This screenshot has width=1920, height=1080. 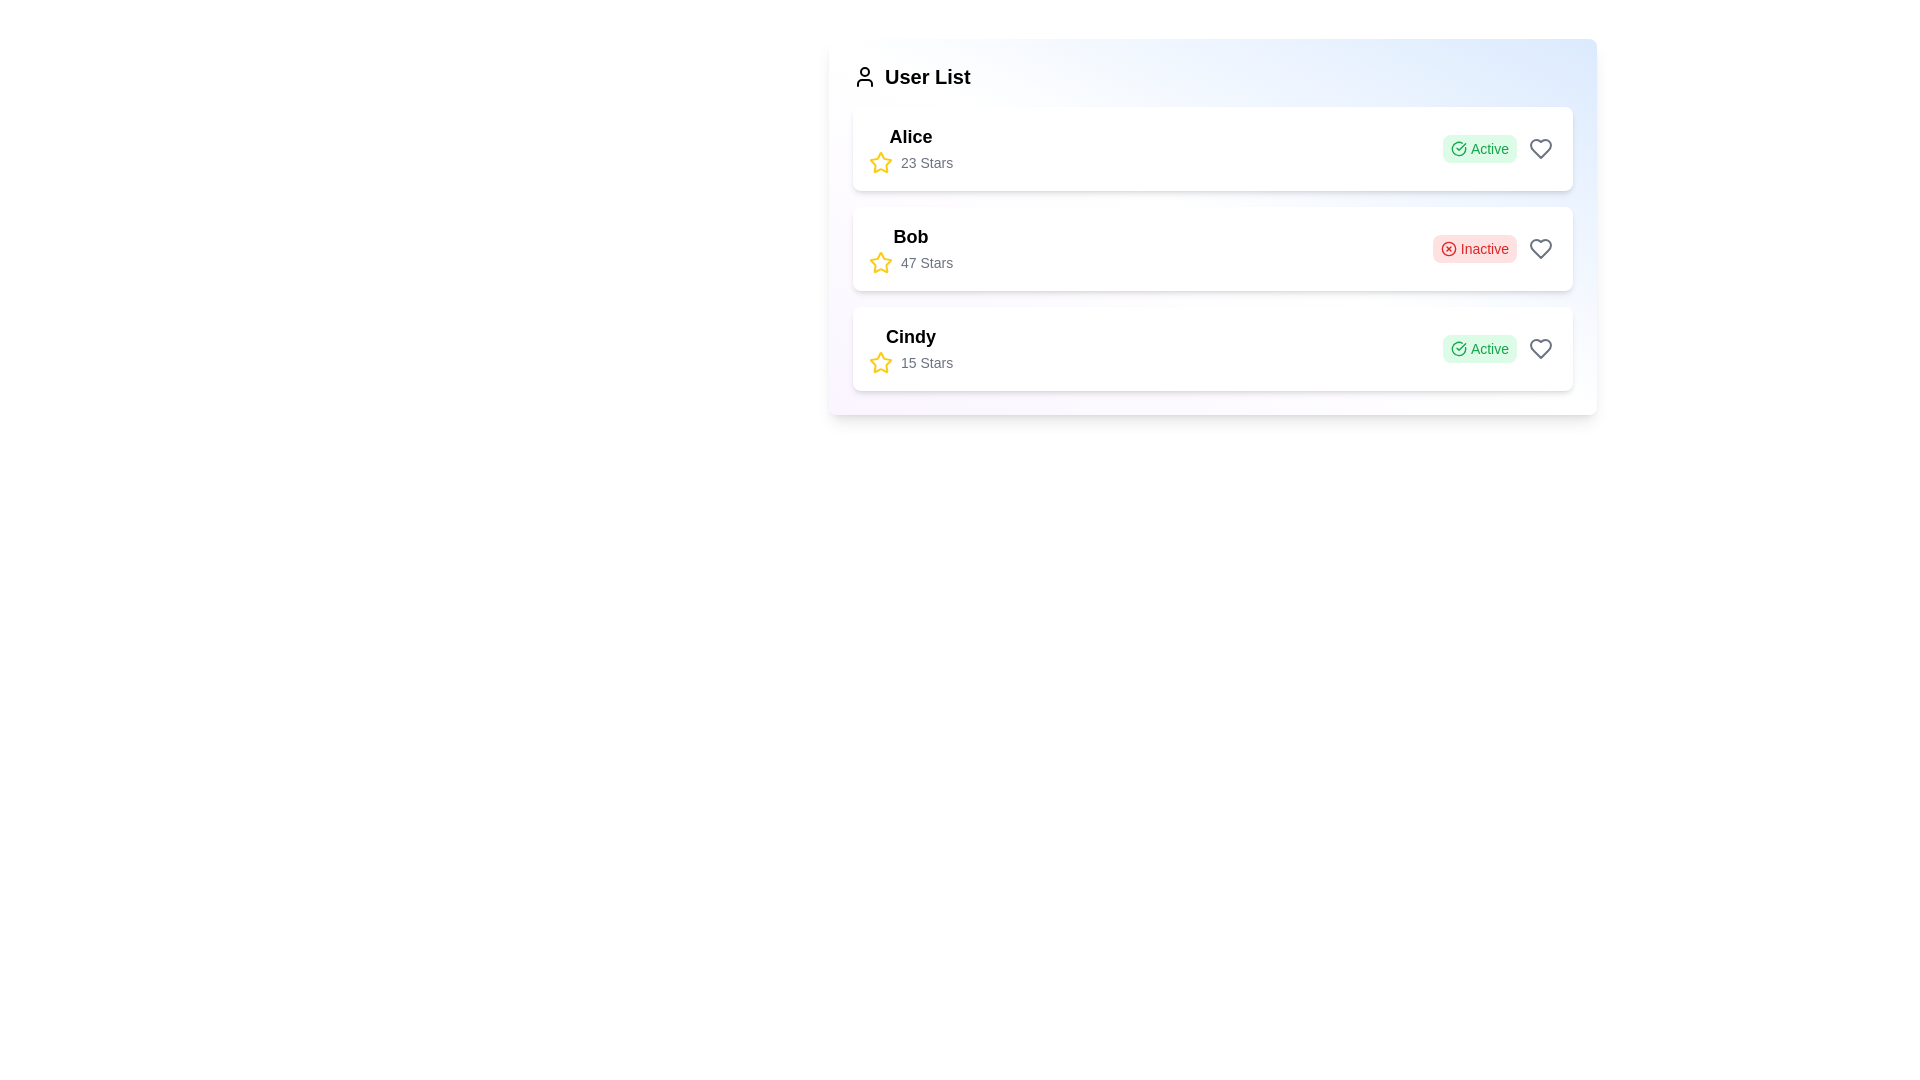 What do you see at coordinates (1539, 148) in the screenshot?
I see `the heart icon for Alice to like the user` at bounding box center [1539, 148].